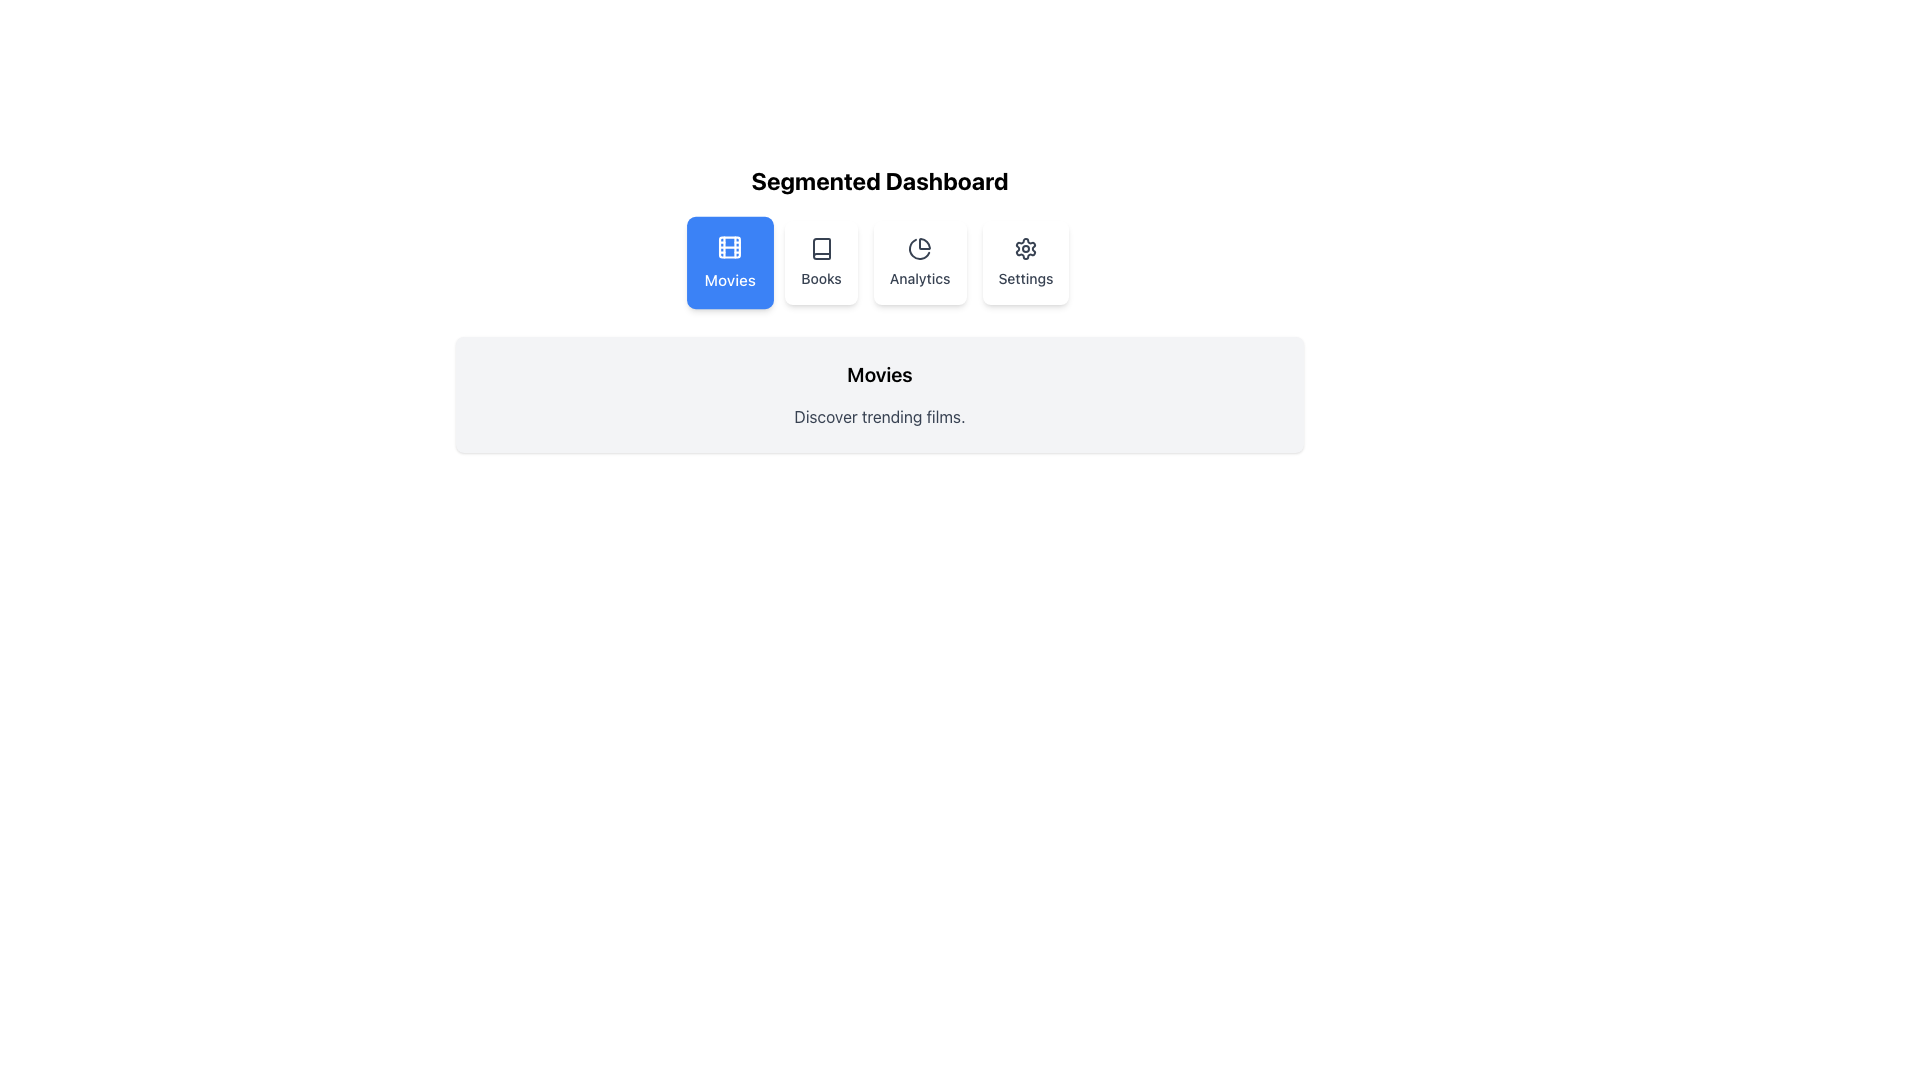  I want to click on the Decorative Rectangle located in the 'Movies' section of the segmented control, so click(728, 246).